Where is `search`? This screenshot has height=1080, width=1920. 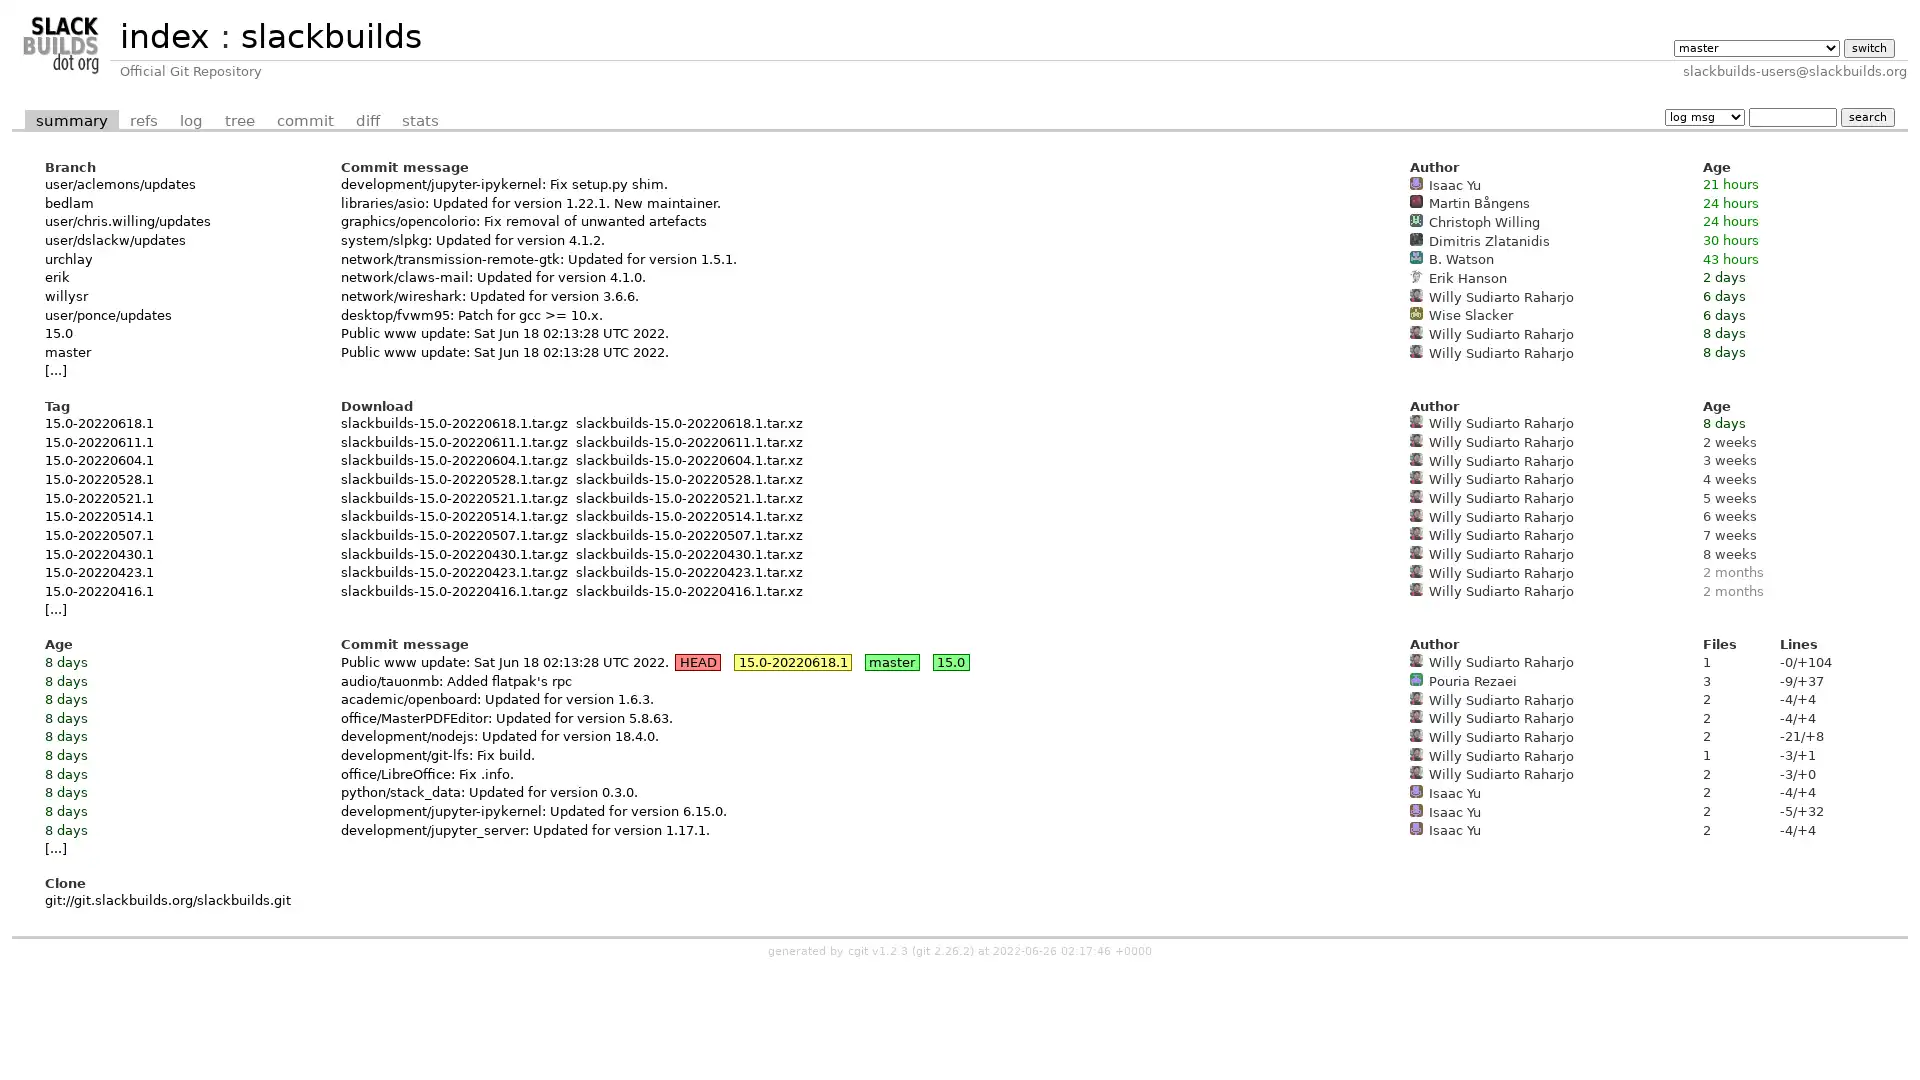
search is located at coordinates (1866, 116).